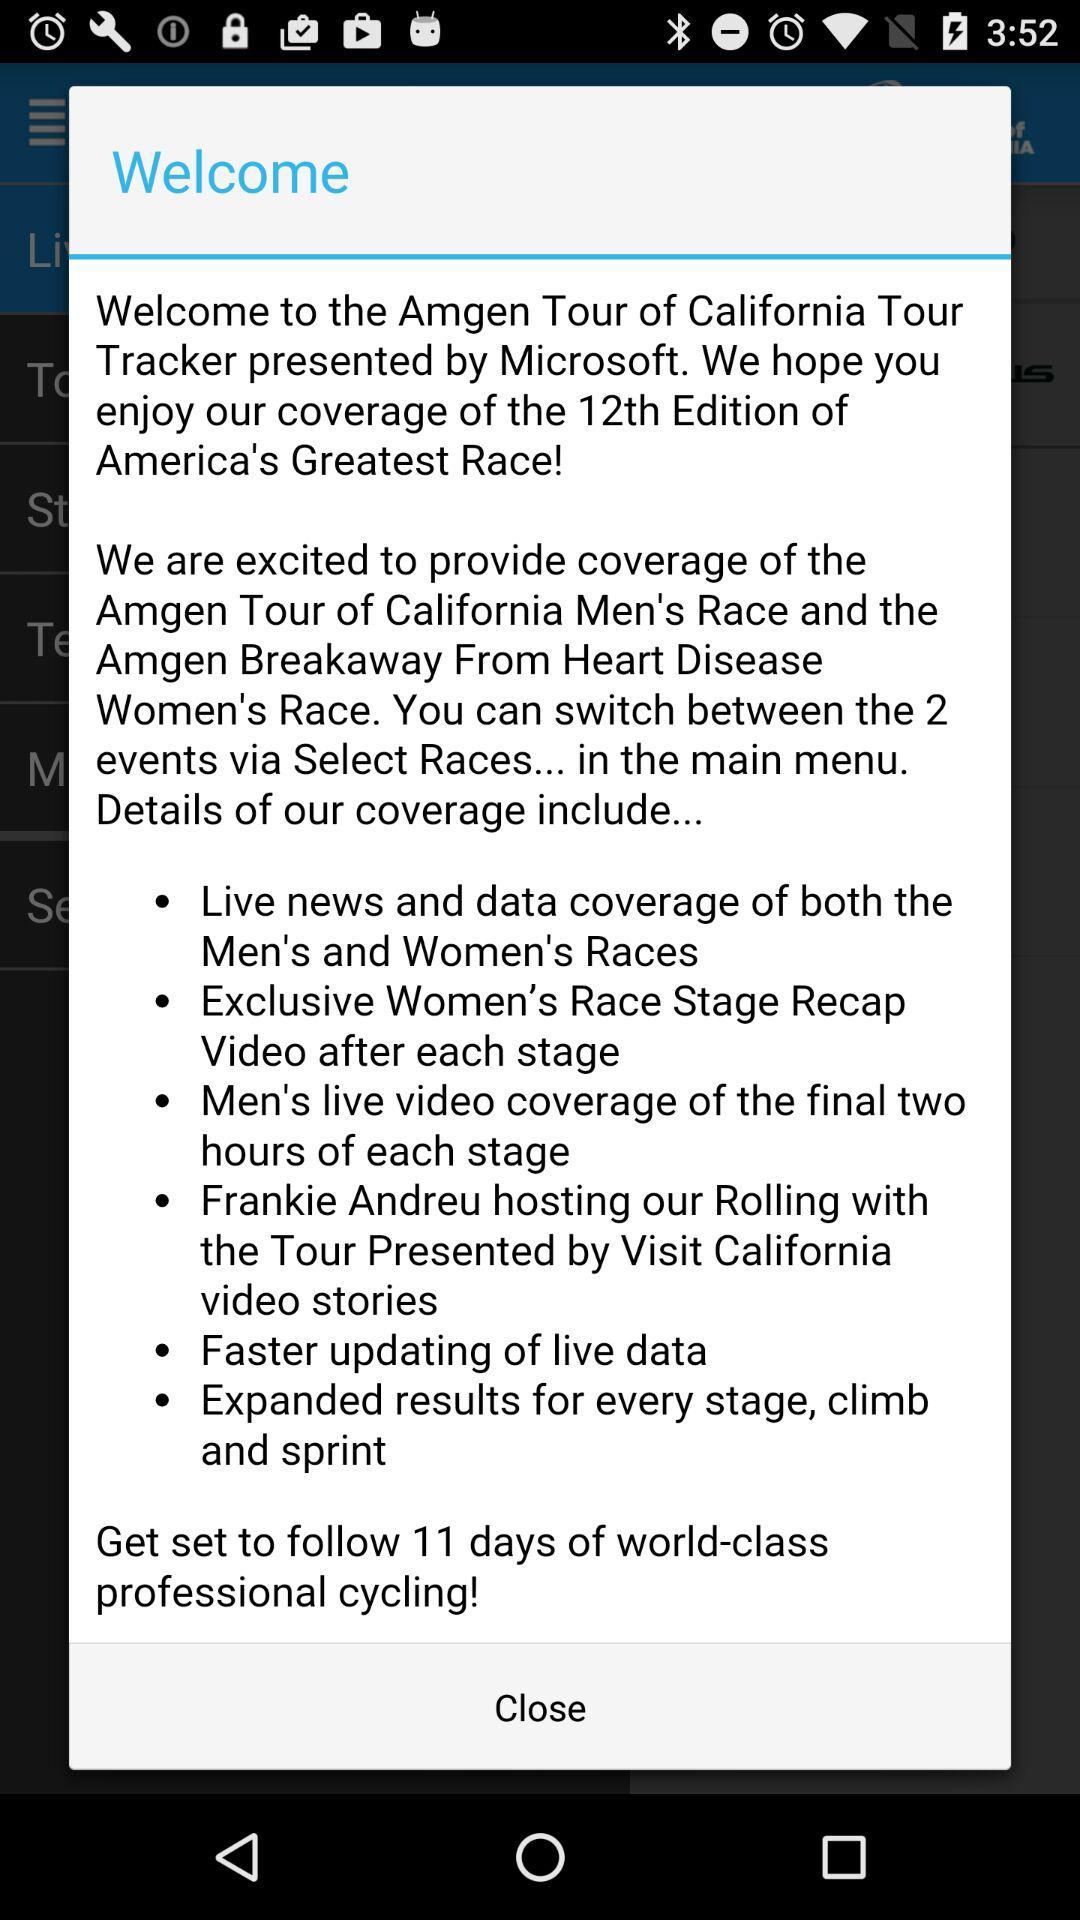 The image size is (1080, 1920). What do you see at coordinates (540, 949) in the screenshot?
I see `advertisement page` at bounding box center [540, 949].